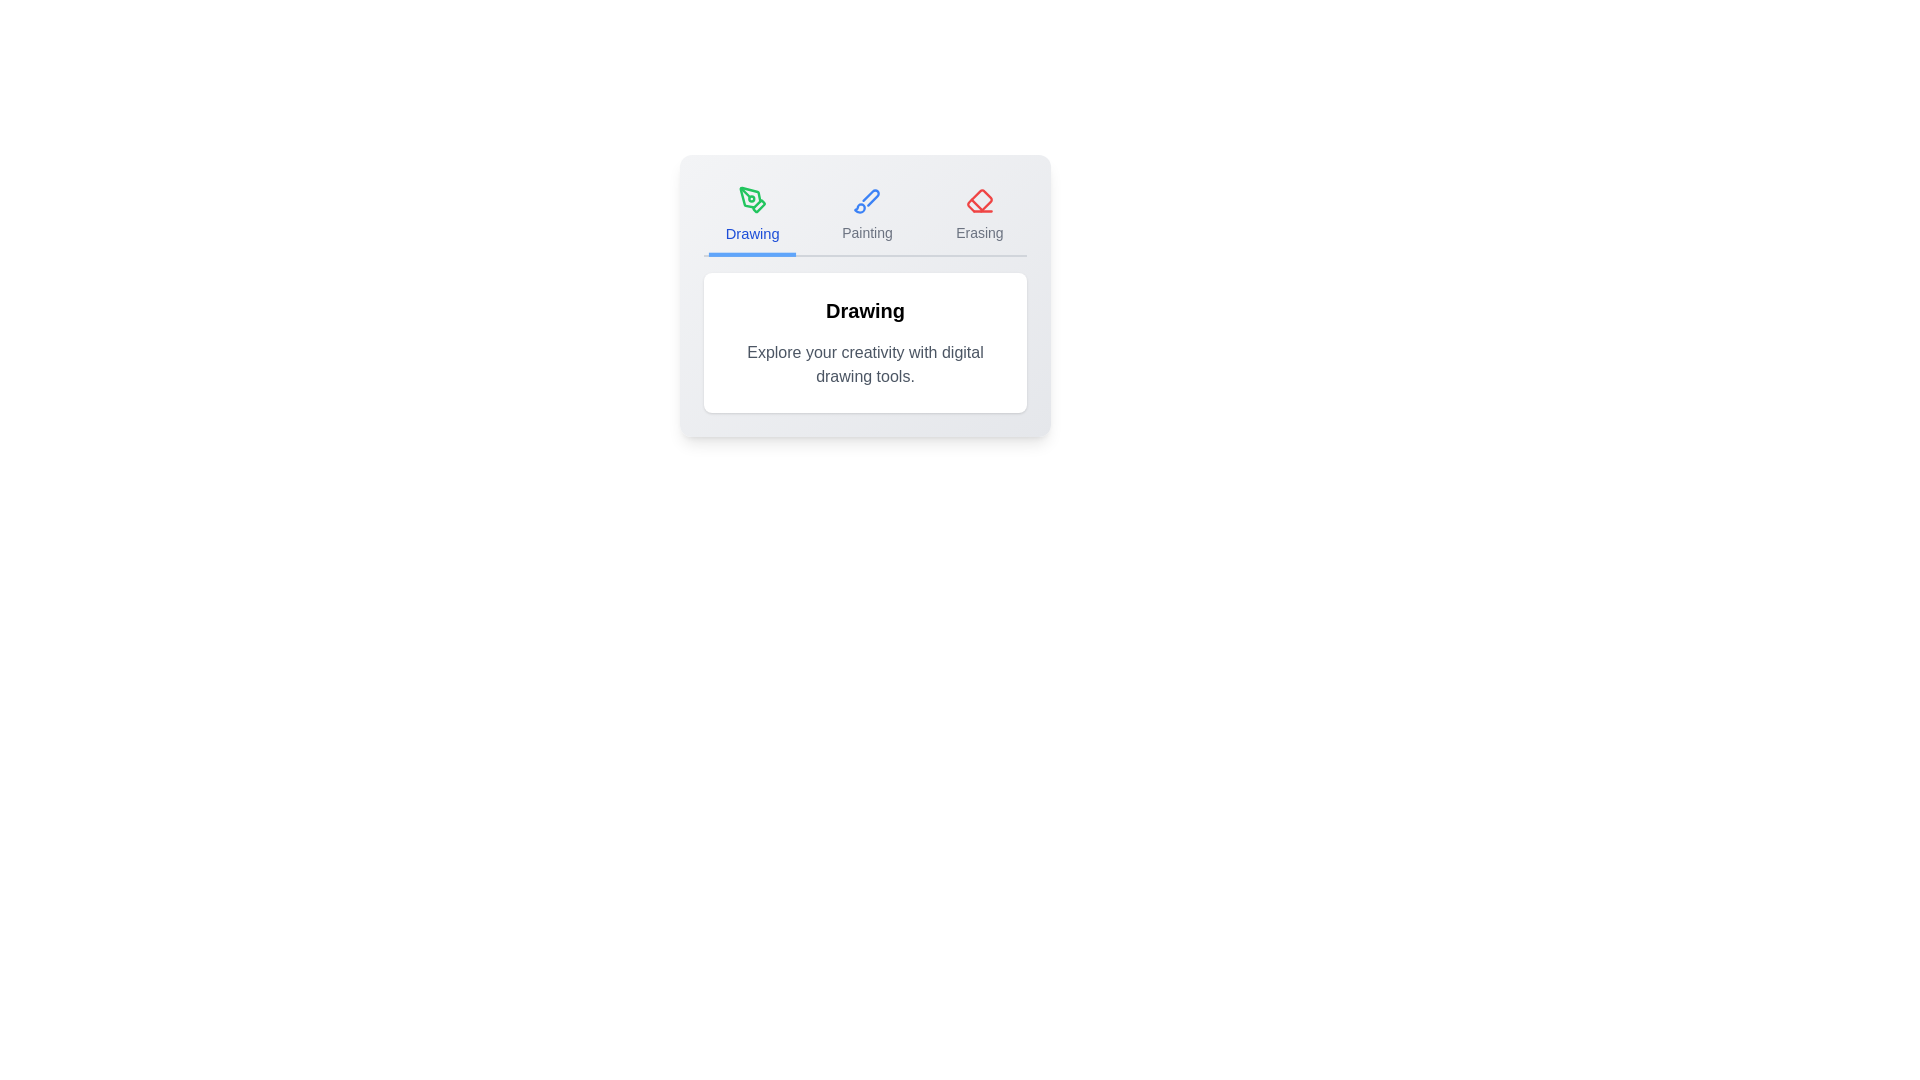 The height and width of the screenshot is (1080, 1920). What do you see at coordinates (752, 216) in the screenshot?
I see `the active tab label 'Drawing'` at bounding box center [752, 216].